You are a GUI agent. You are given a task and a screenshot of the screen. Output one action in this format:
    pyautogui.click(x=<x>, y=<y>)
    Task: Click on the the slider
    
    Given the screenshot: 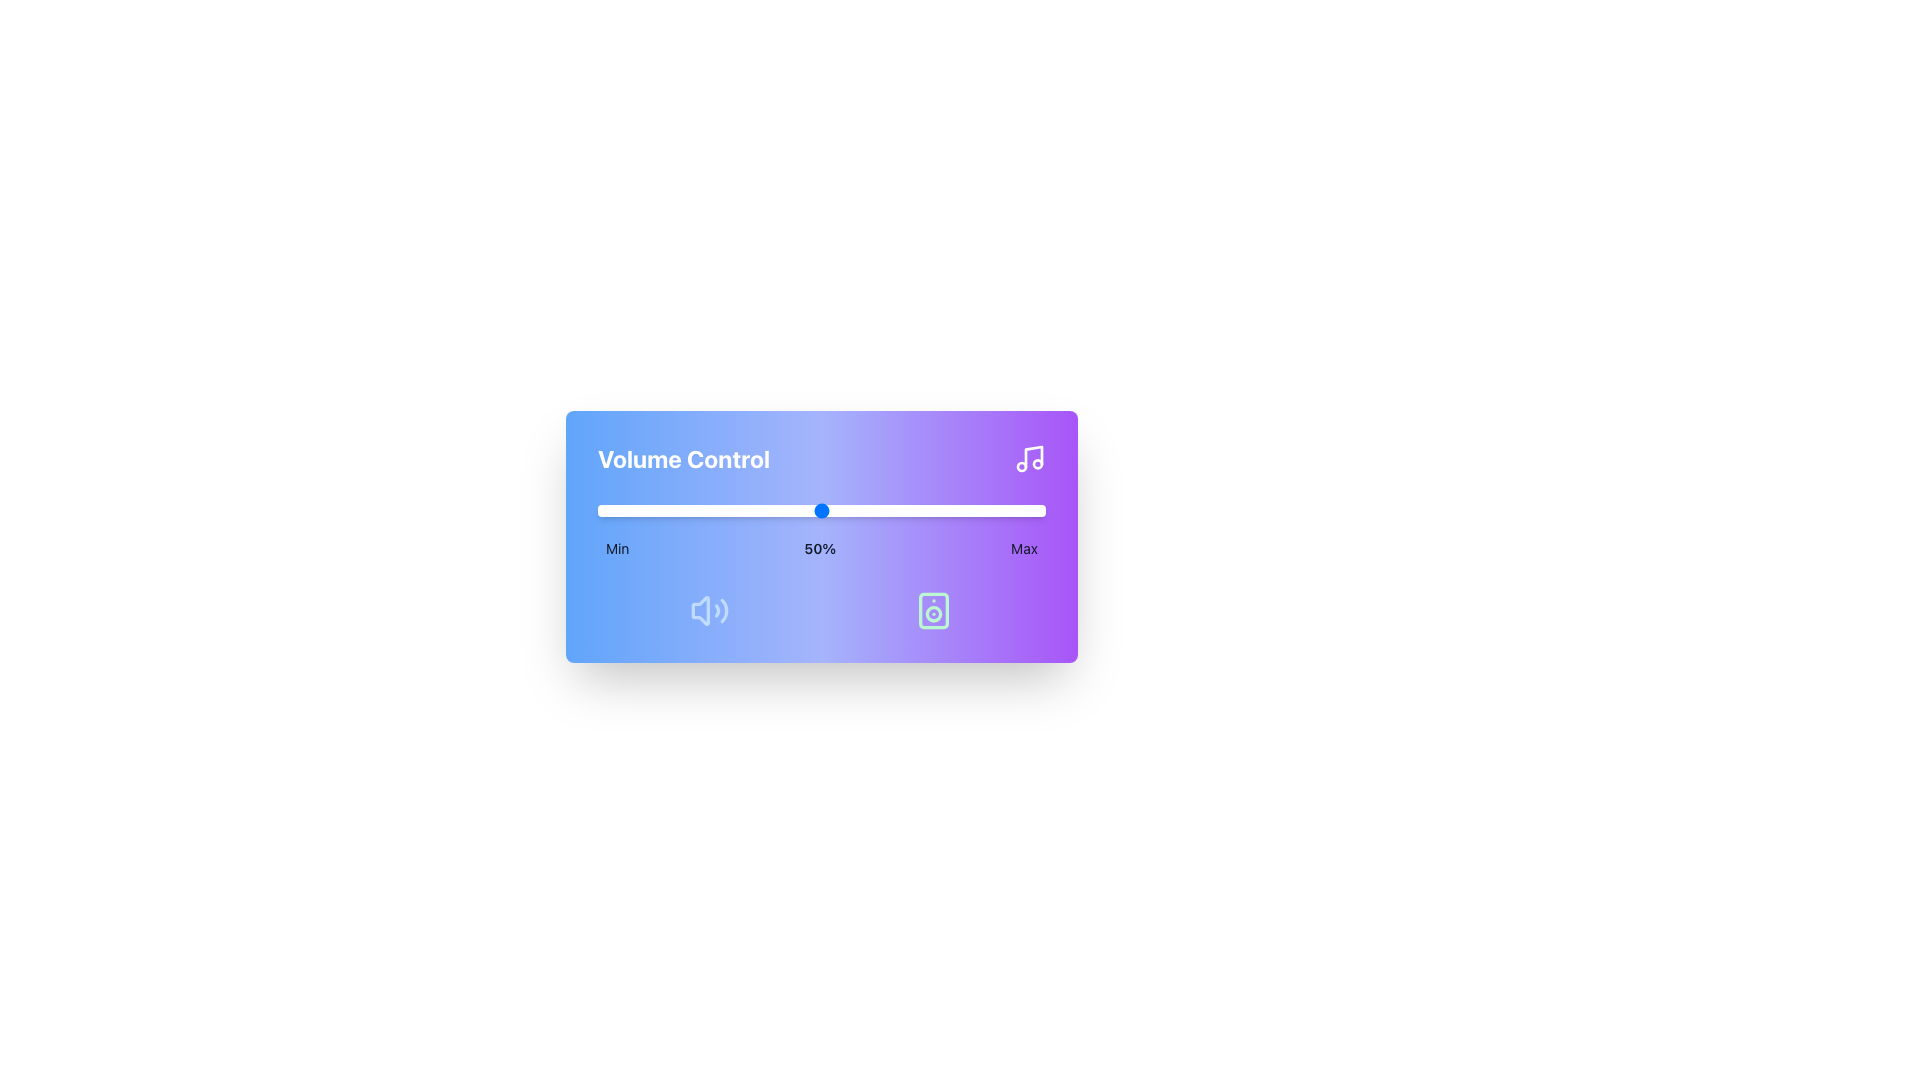 What is the action you would take?
    pyautogui.click(x=696, y=509)
    